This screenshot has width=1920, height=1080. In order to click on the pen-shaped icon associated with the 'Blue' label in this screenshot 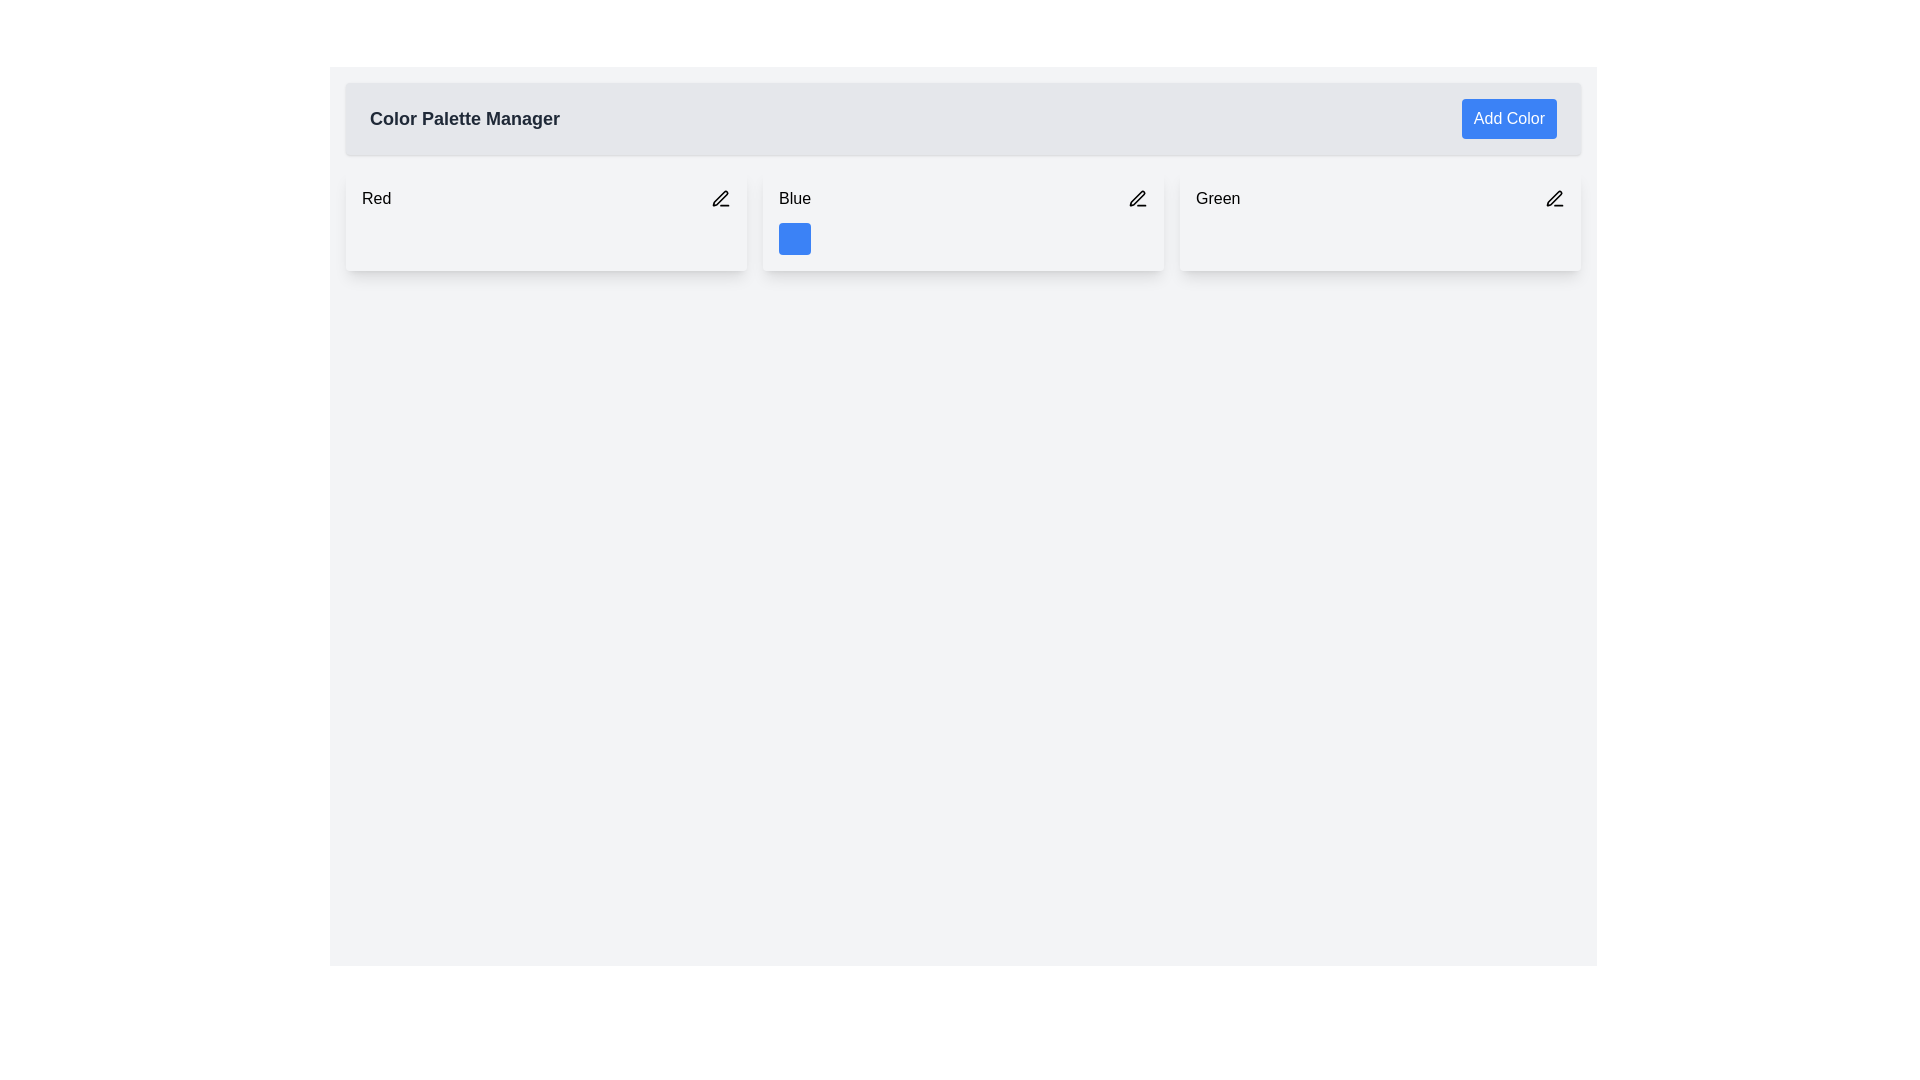, I will do `click(1137, 198)`.